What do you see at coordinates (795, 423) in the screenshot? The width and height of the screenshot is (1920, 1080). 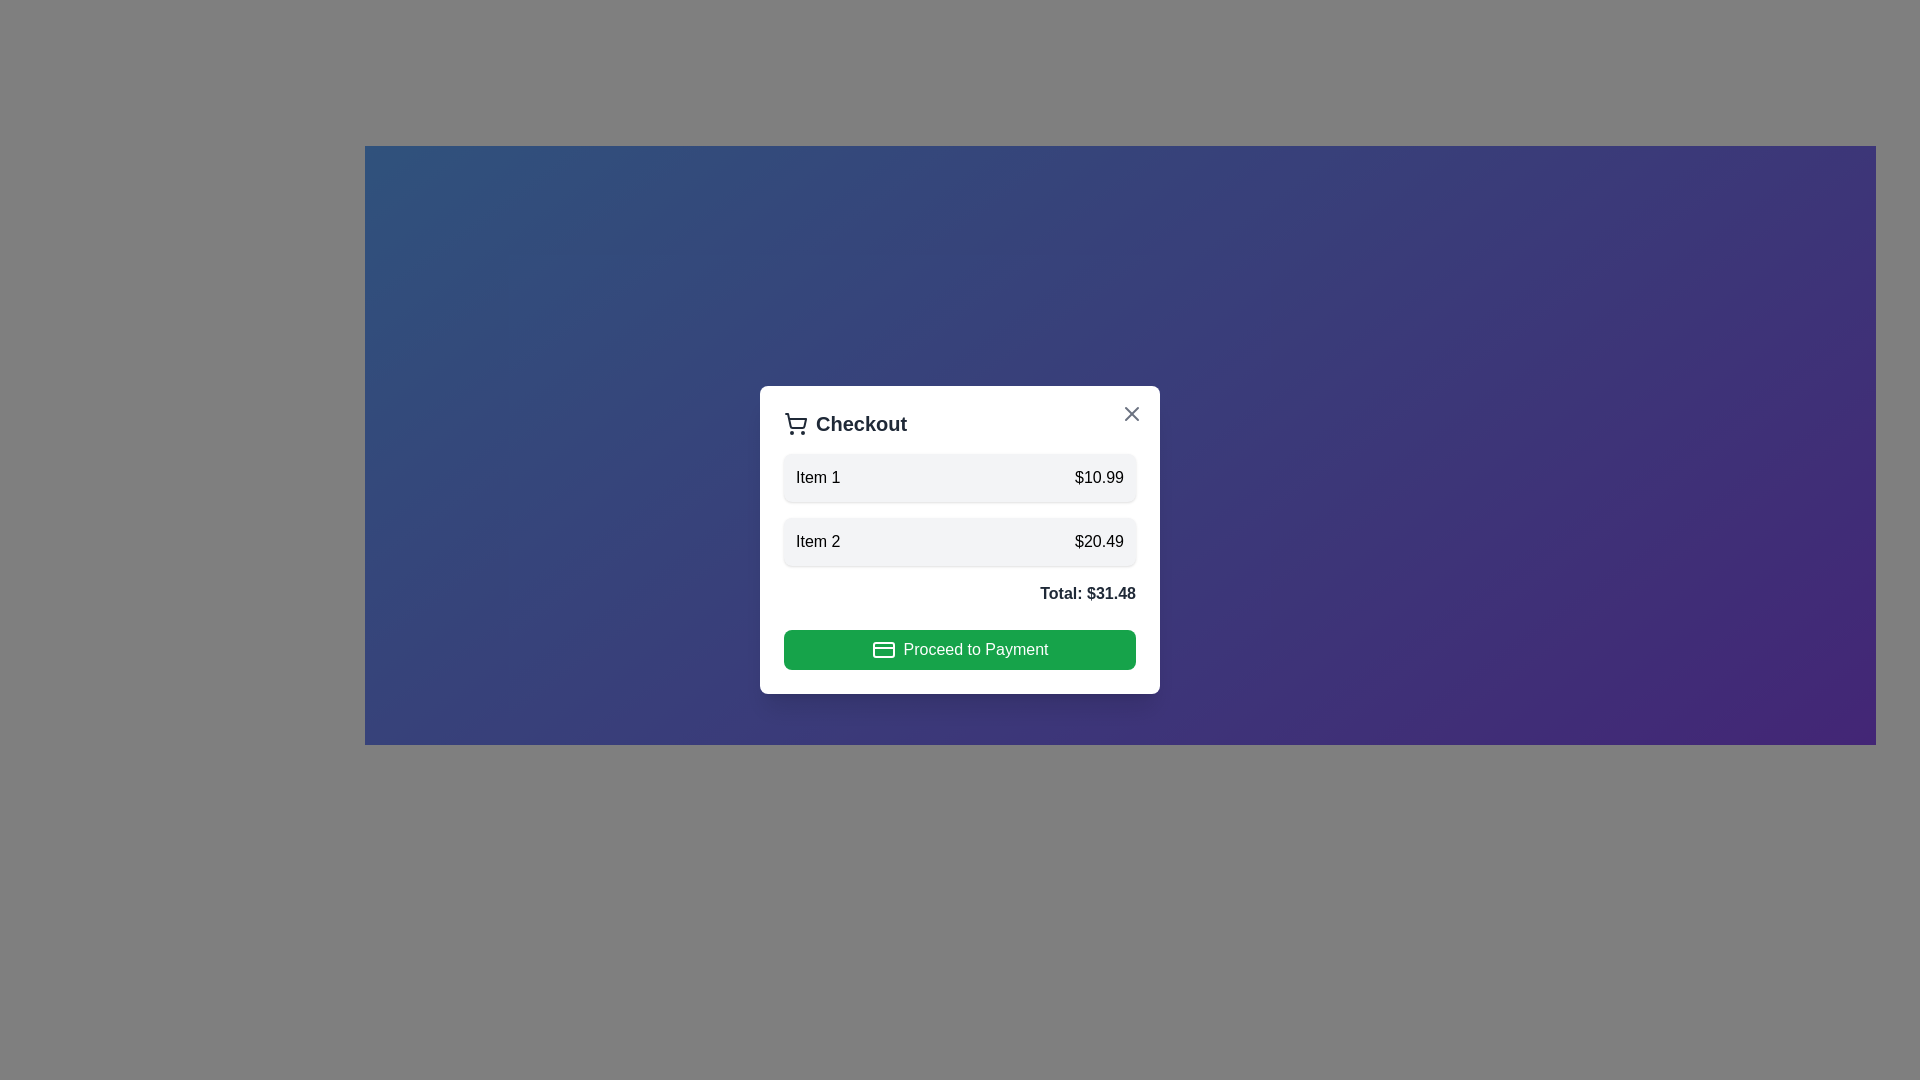 I see `shopping cart icon located at the top center of the interface, positioned immediately to the left of the 'Checkout' text` at bounding box center [795, 423].